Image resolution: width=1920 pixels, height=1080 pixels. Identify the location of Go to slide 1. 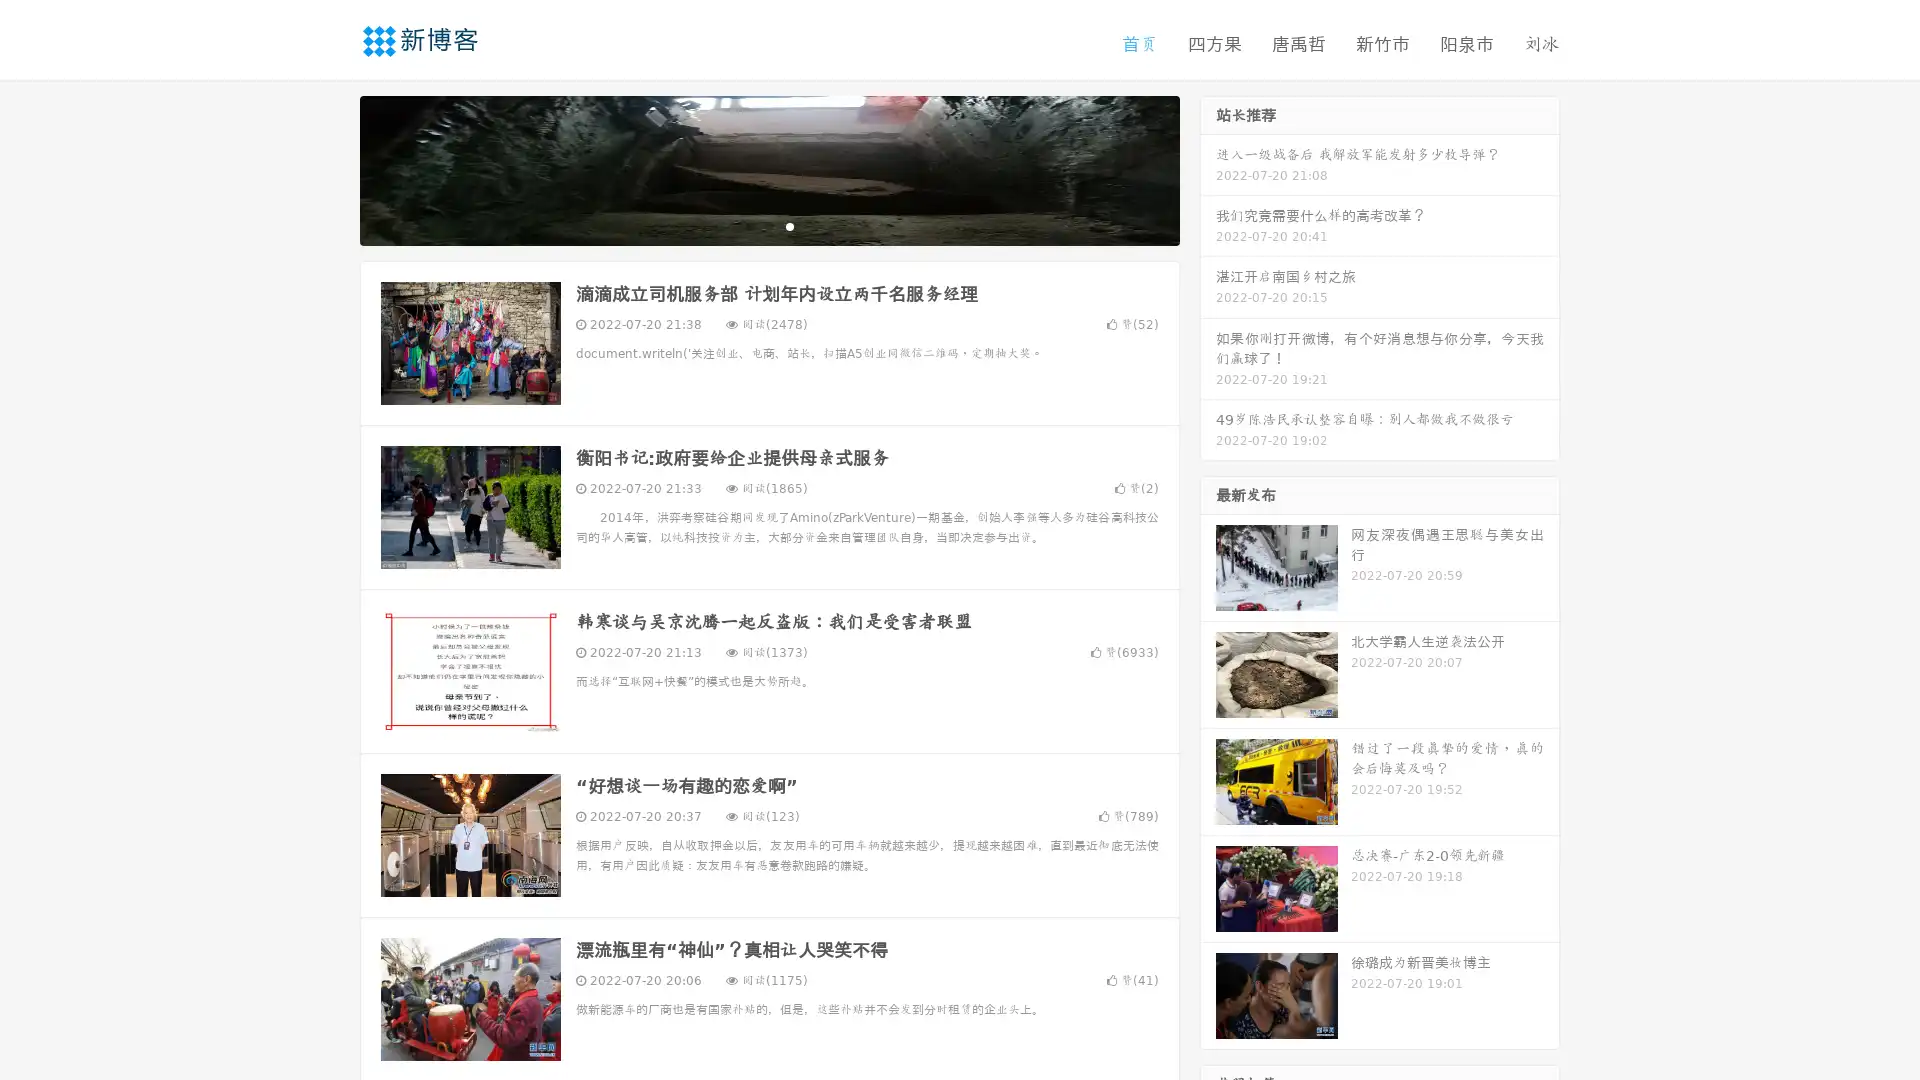
(748, 225).